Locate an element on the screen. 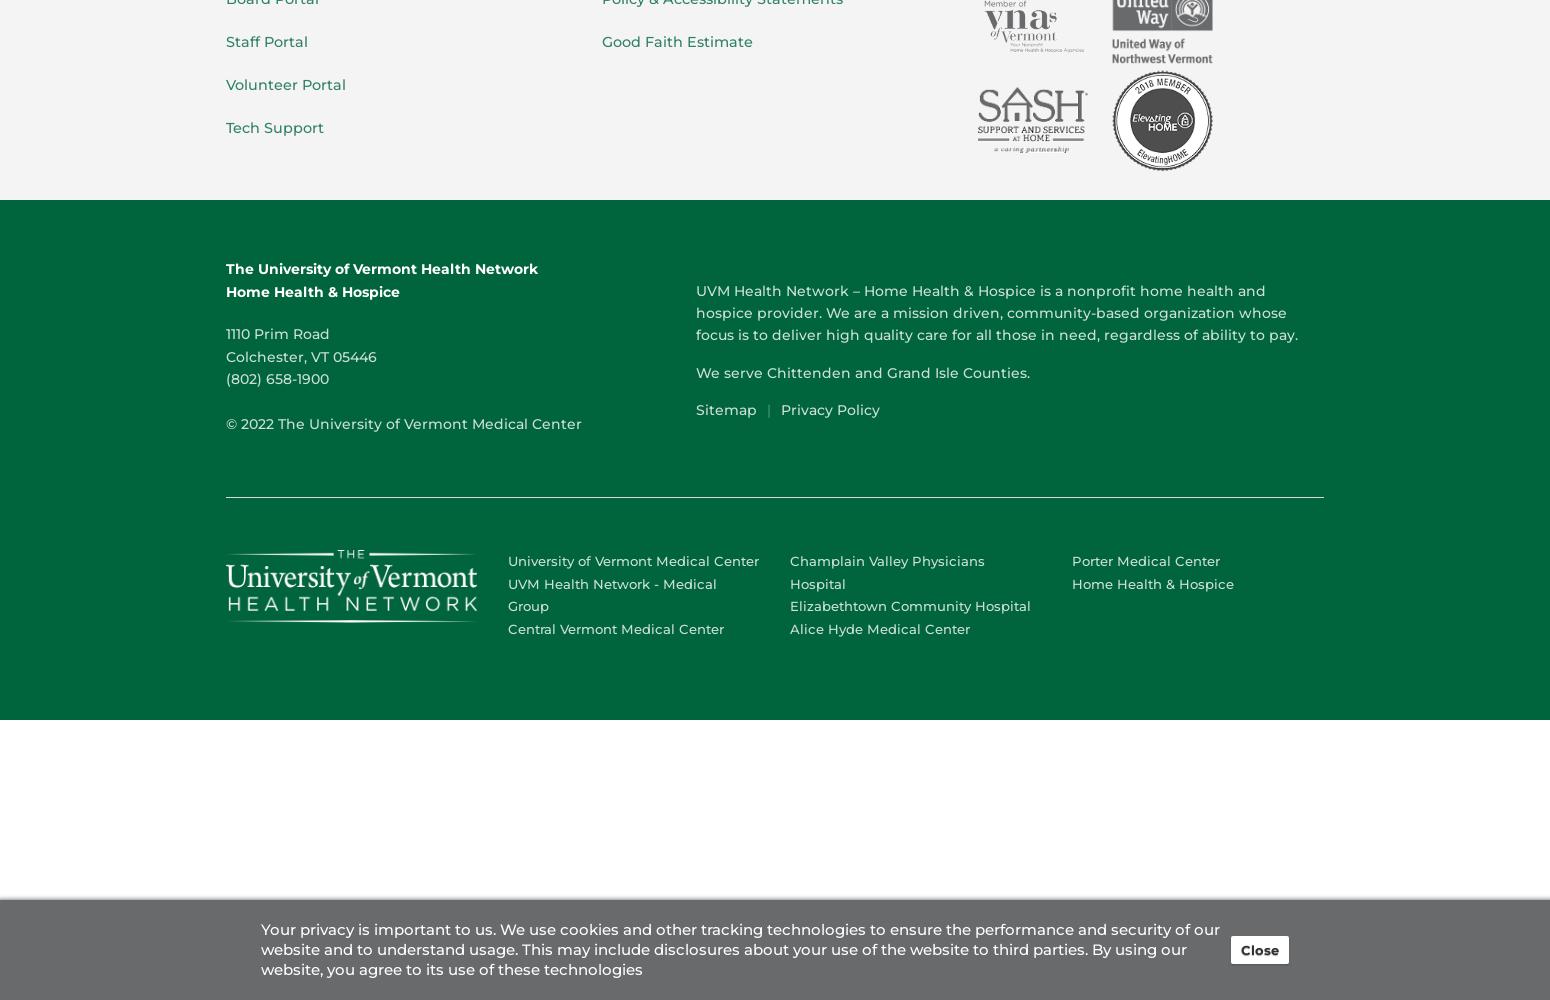 The image size is (1550, 1000). '(802) 658-1900' is located at coordinates (277, 379).